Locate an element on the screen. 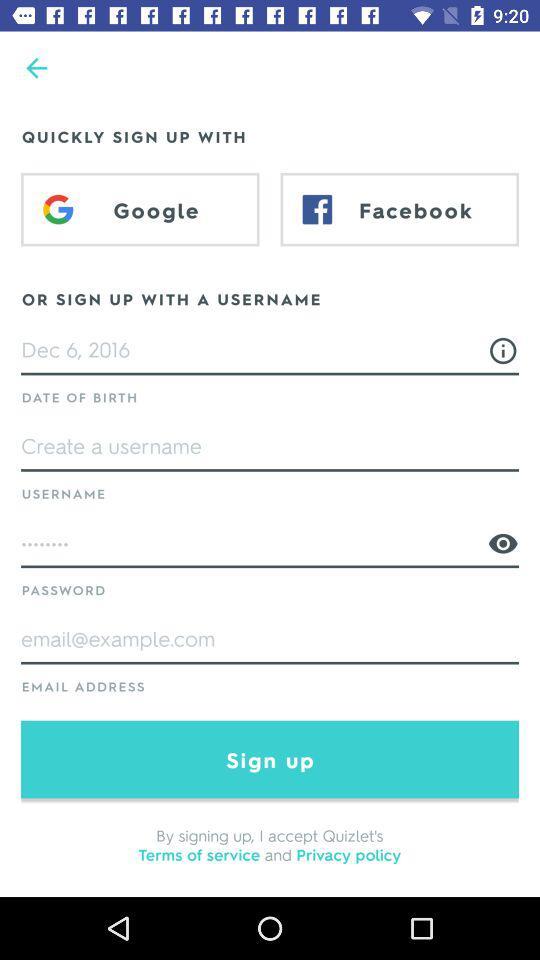  icon to the right of google icon is located at coordinates (399, 209).